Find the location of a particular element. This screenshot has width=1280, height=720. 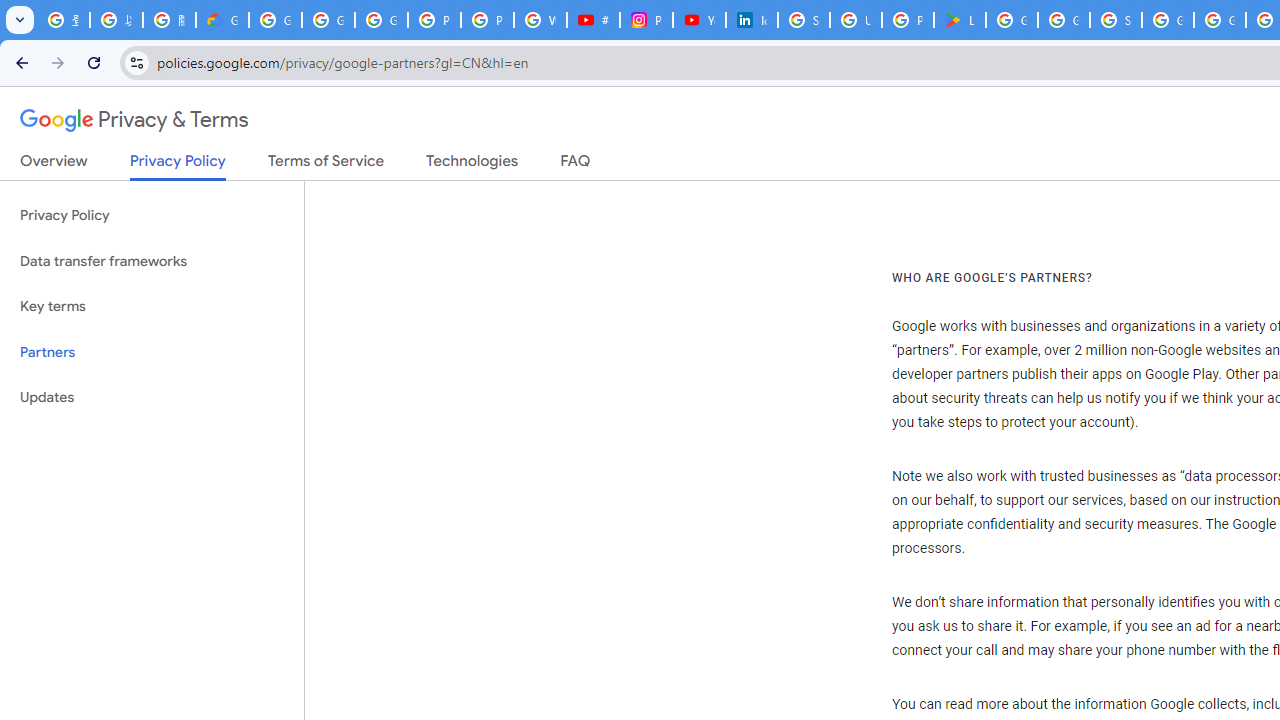

'Privacy & Terms' is located at coordinates (134, 120).